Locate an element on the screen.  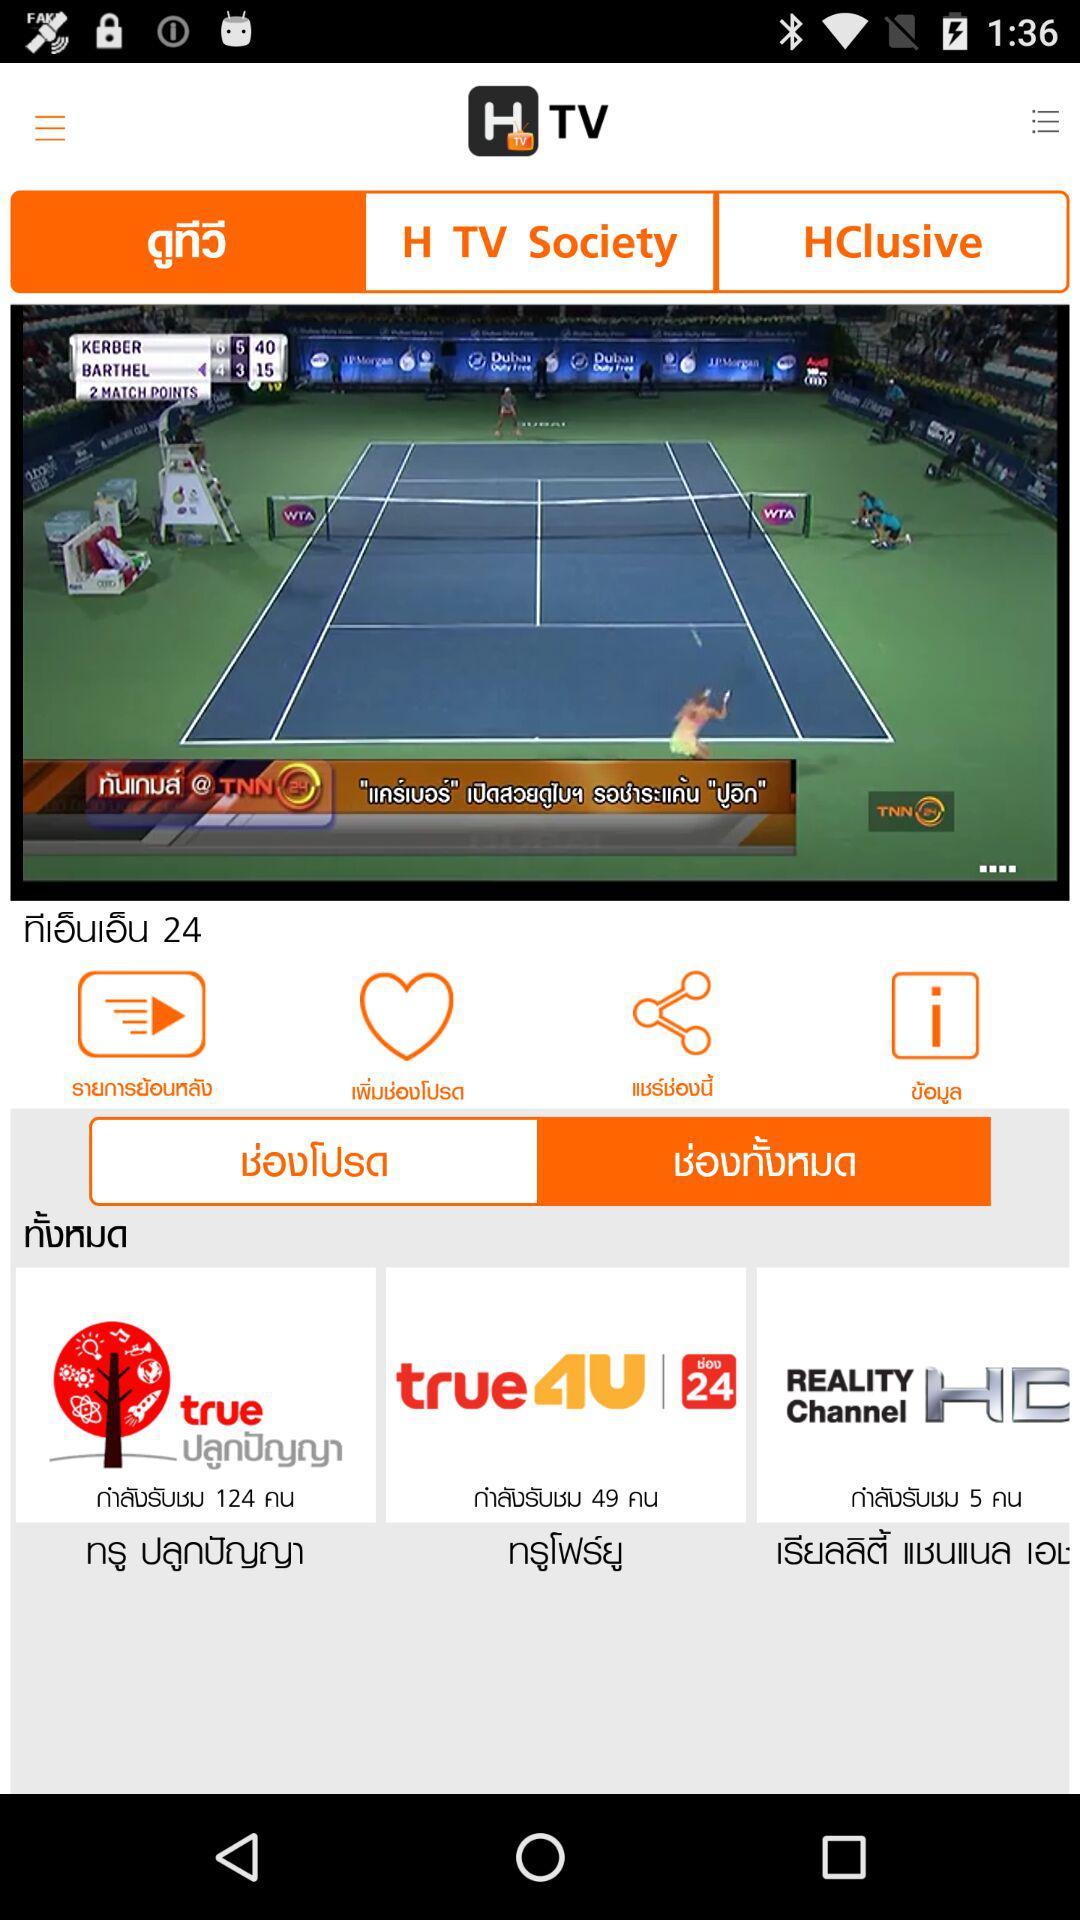
the menu icon is located at coordinates (43, 128).